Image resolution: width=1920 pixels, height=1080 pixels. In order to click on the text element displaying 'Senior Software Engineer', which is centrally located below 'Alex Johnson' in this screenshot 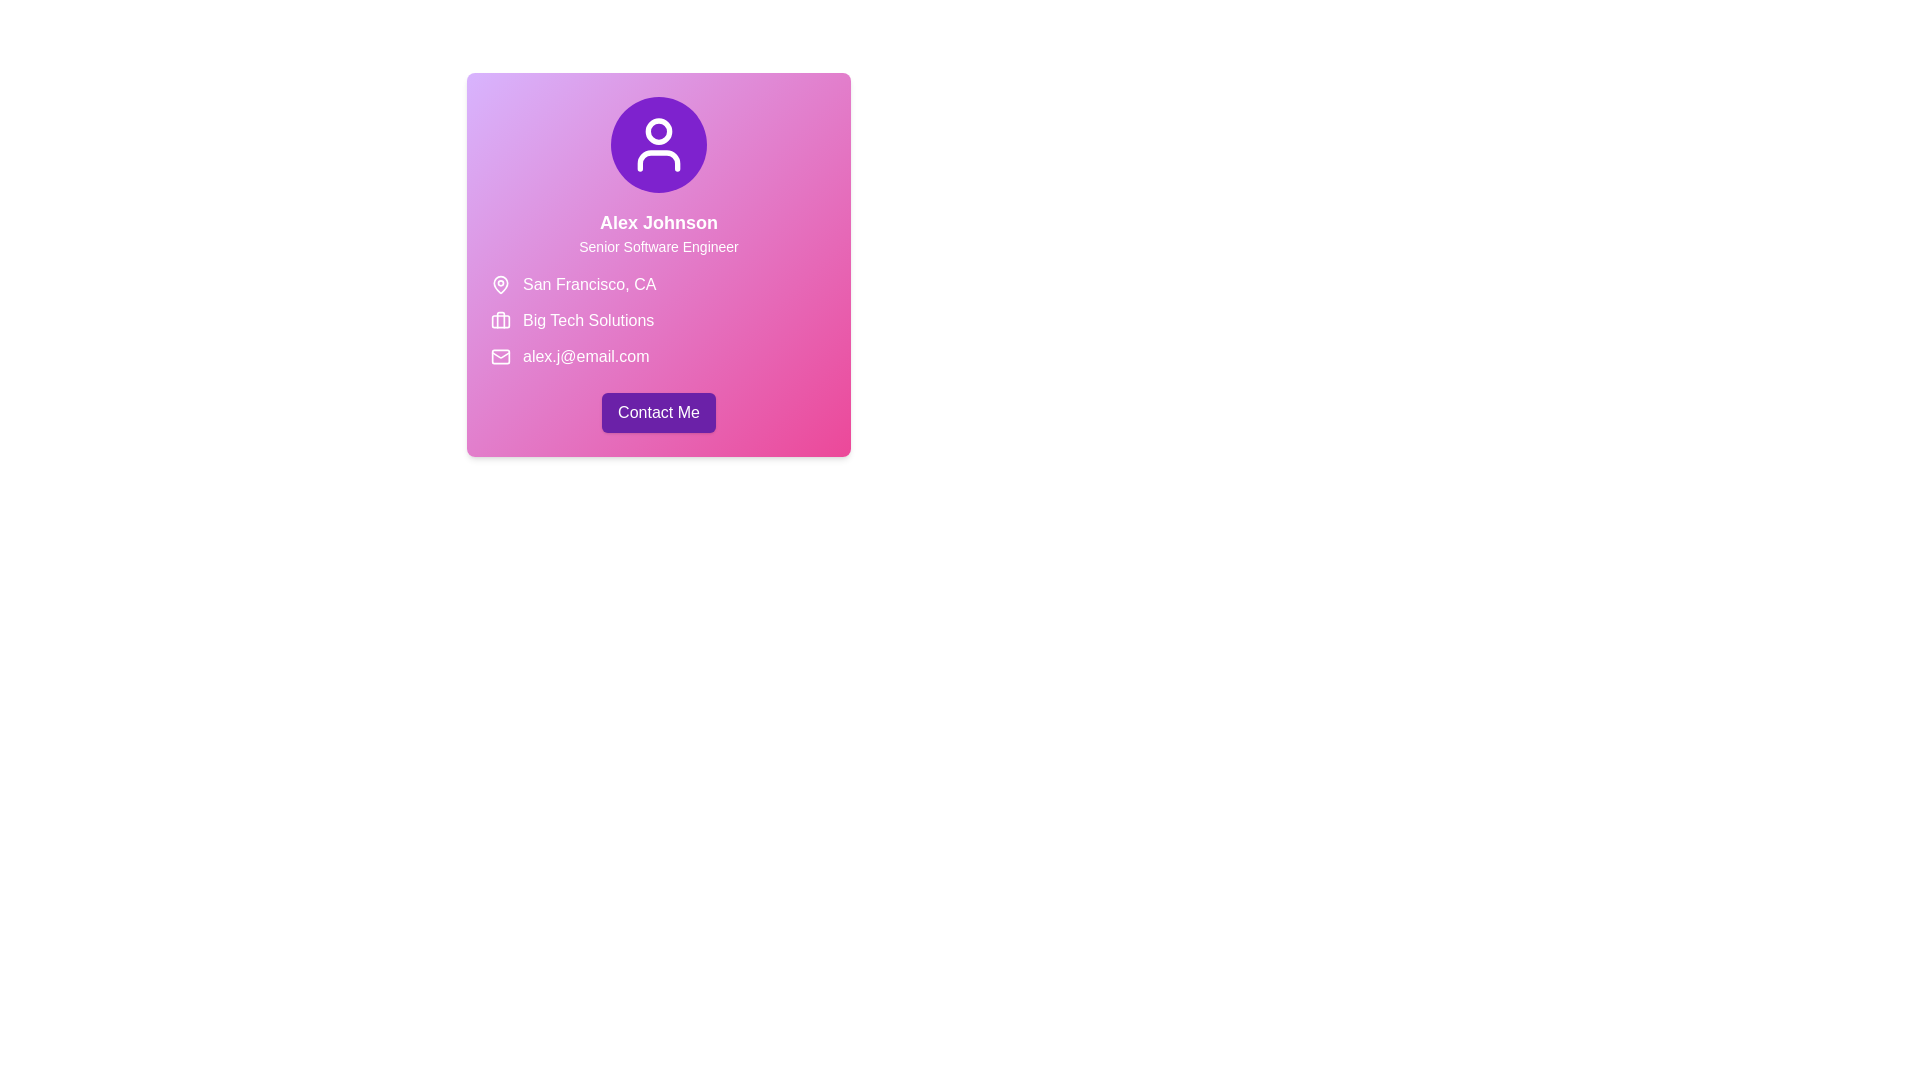, I will do `click(658, 245)`.